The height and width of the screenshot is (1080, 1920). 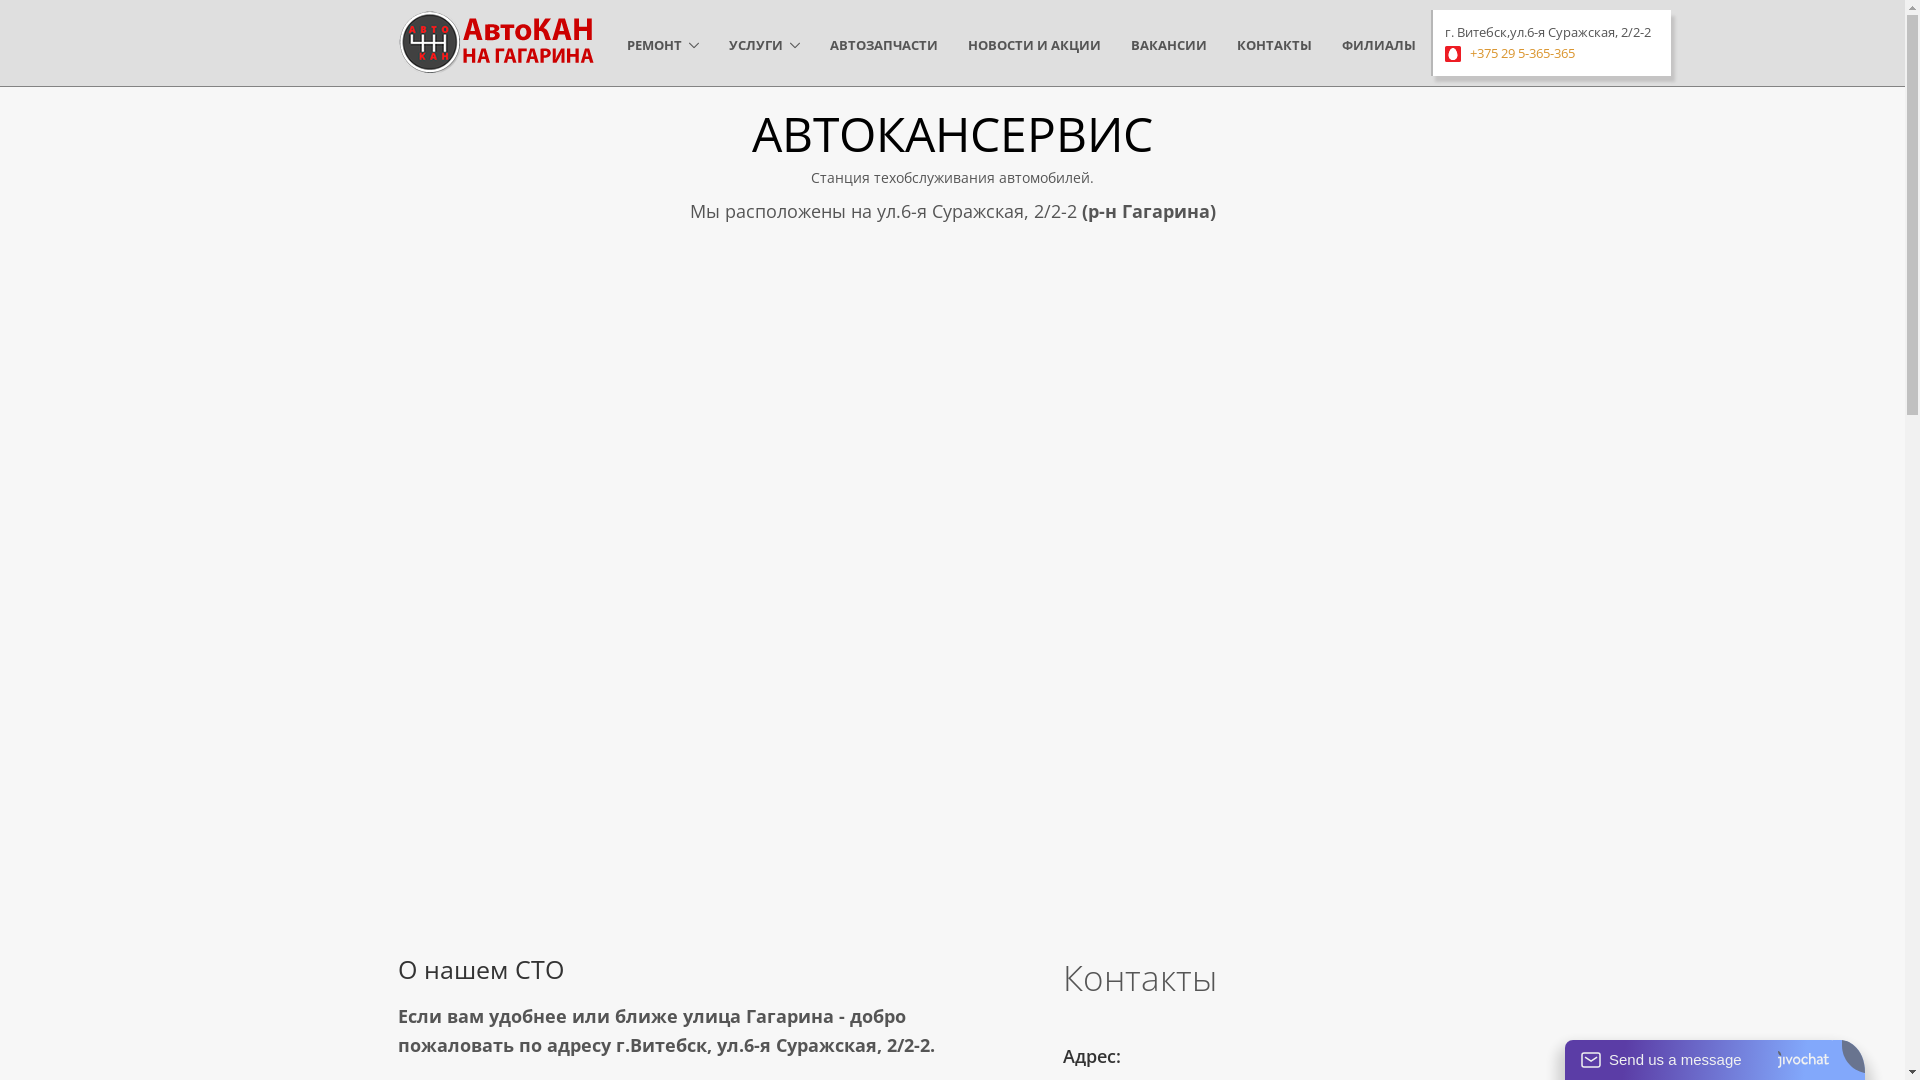 I want to click on '+375 29 5-365-365', so click(x=1521, y=52).